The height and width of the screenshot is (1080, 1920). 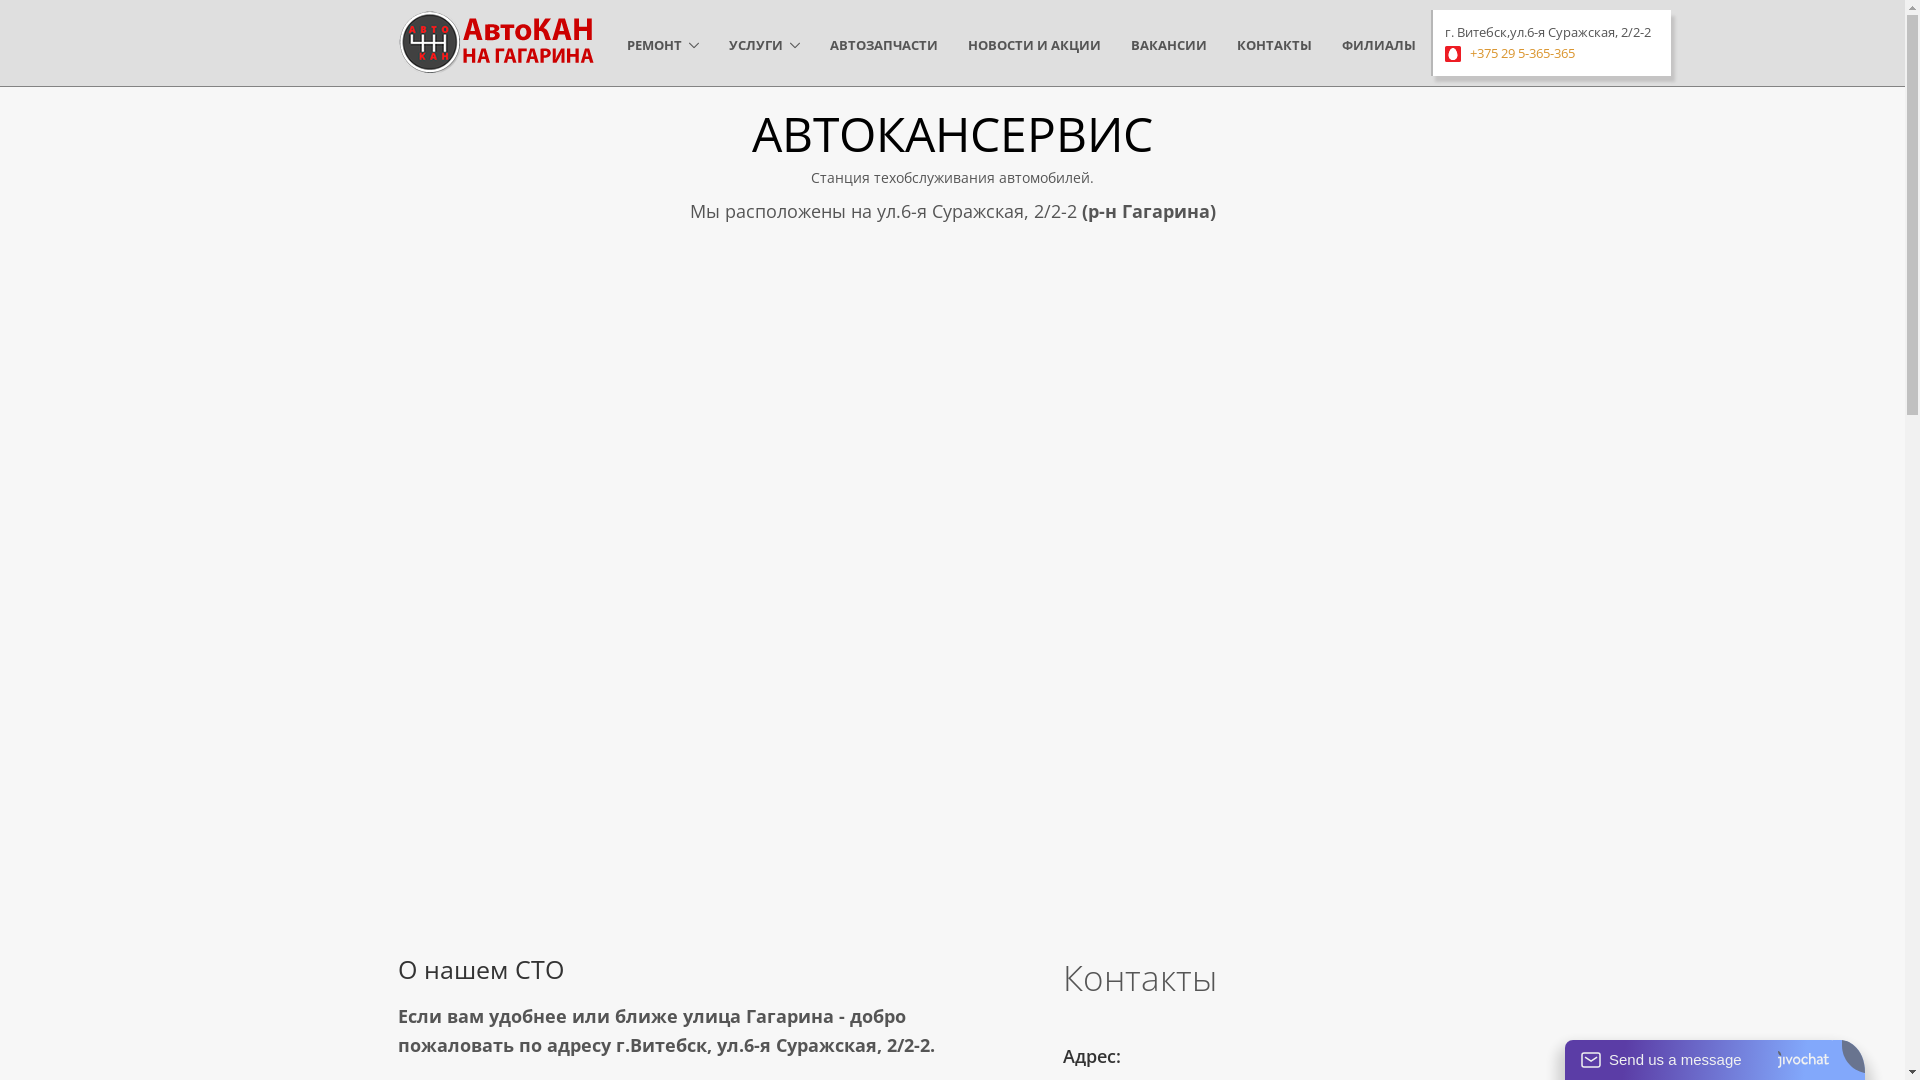 I want to click on '+375 29 5-365-365', so click(x=1521, y=52).